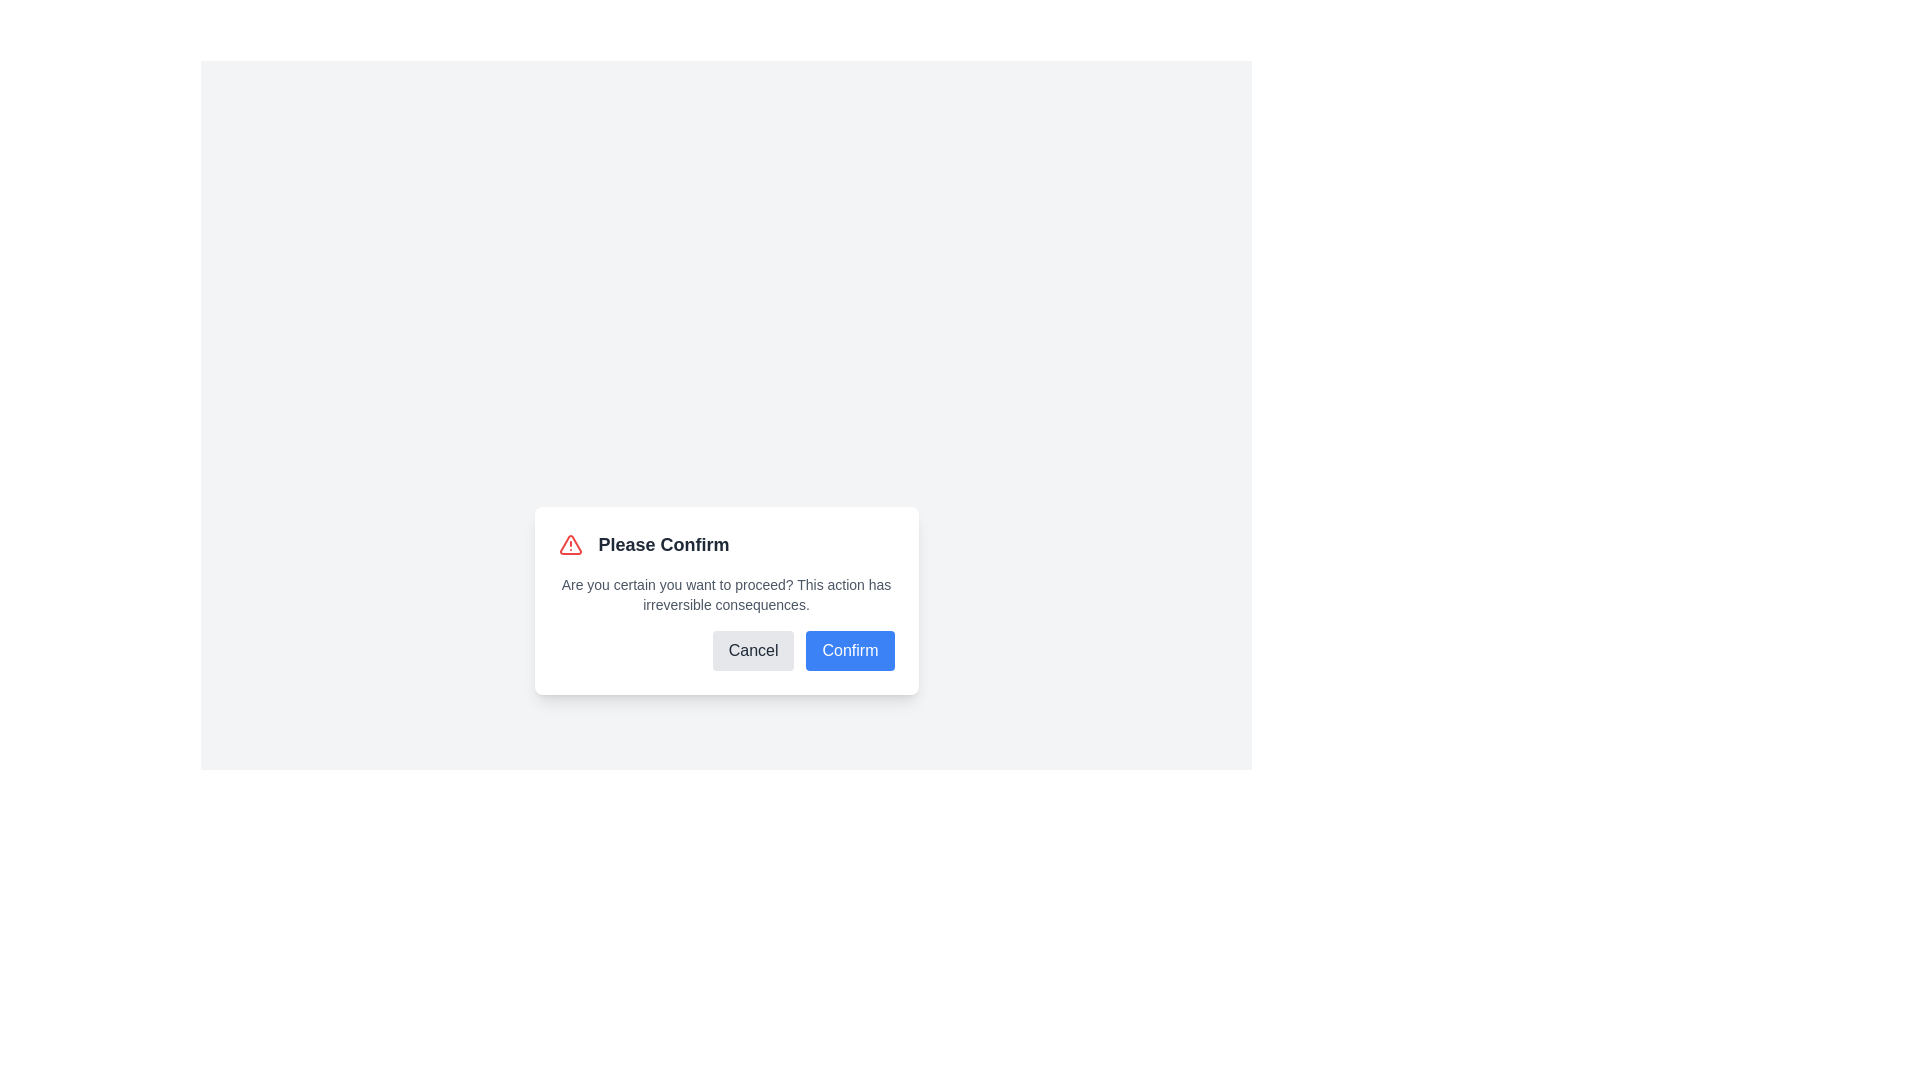 Image resolution: width=1920 pixels, height=1080 pixels. What do you see at coordinates (725, 593) in the screenshot?
I see `warning text displayed in the modal dialog box below the 'Please Confirm' heading and above the 'Cancel' and 'Confirm' buttons` at bounding box center [725, 593].